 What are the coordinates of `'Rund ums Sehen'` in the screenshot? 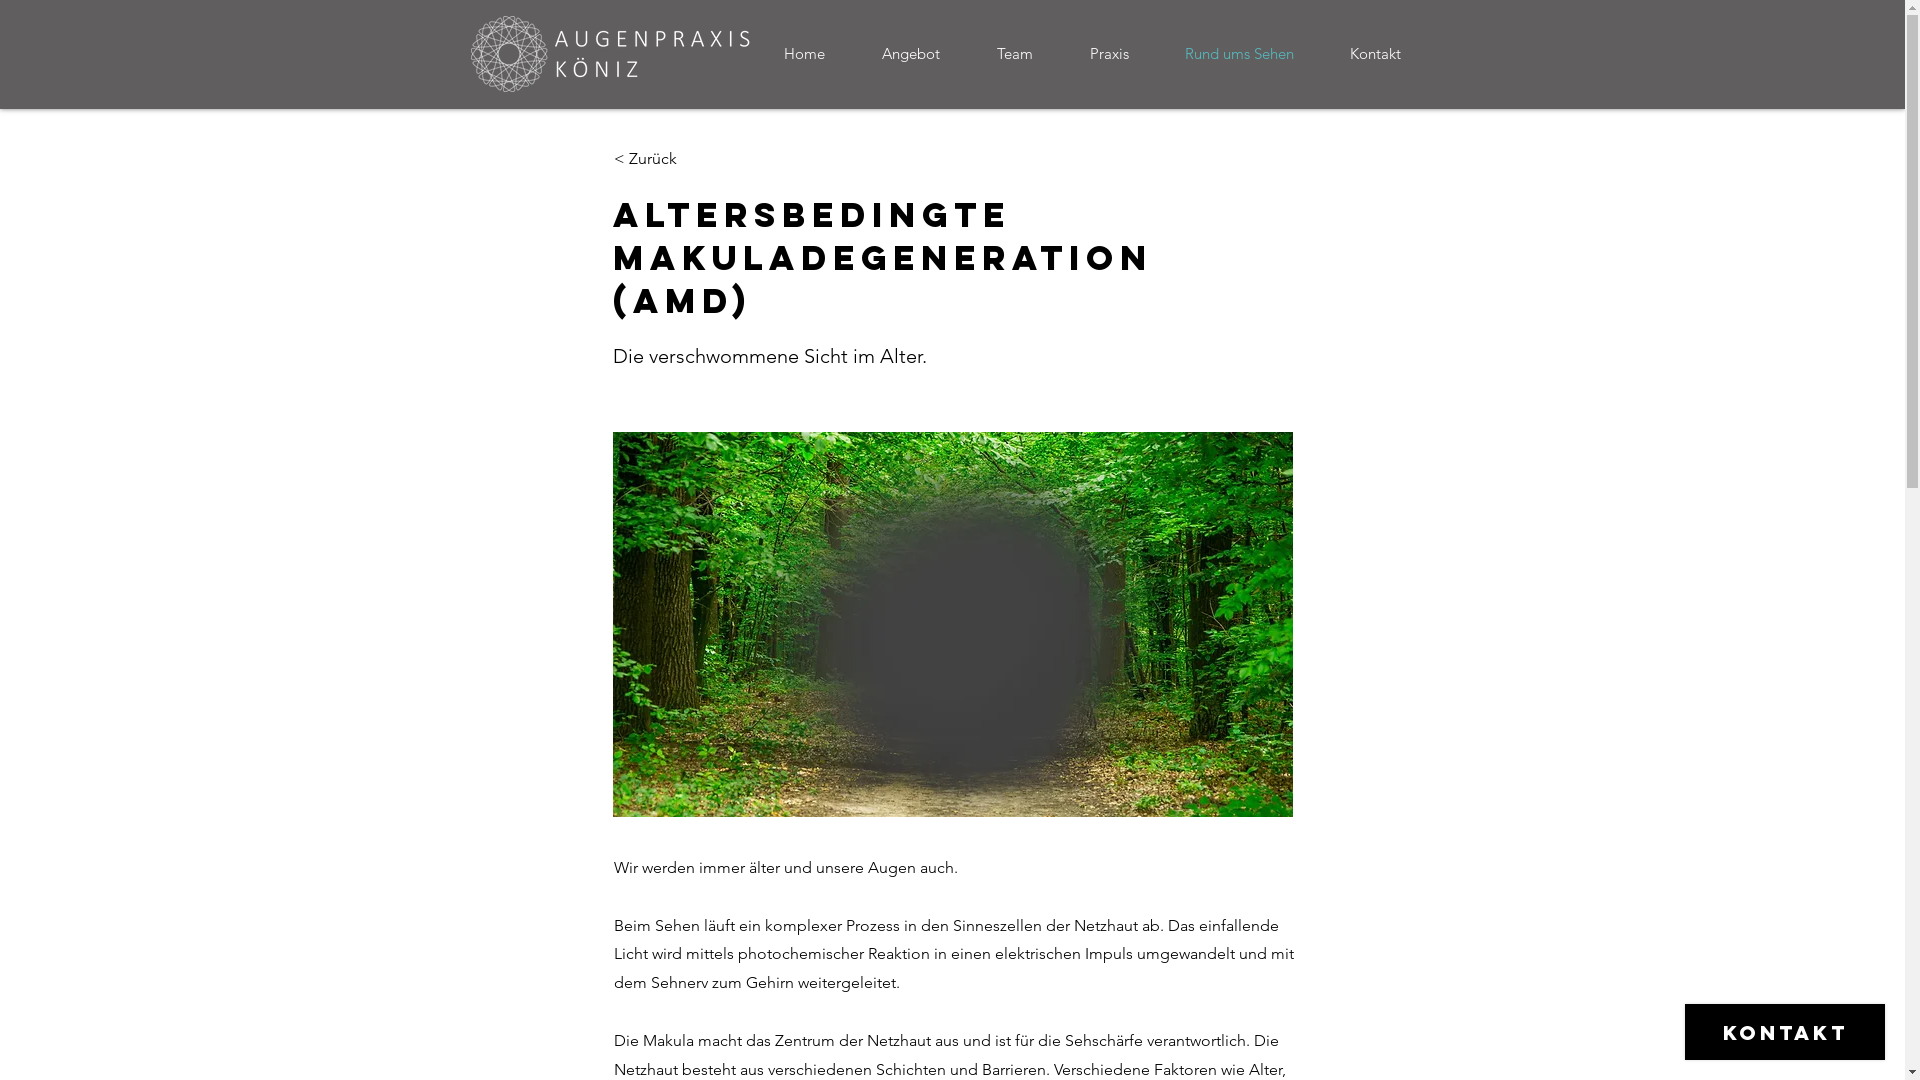 It's located at (1251, 53).